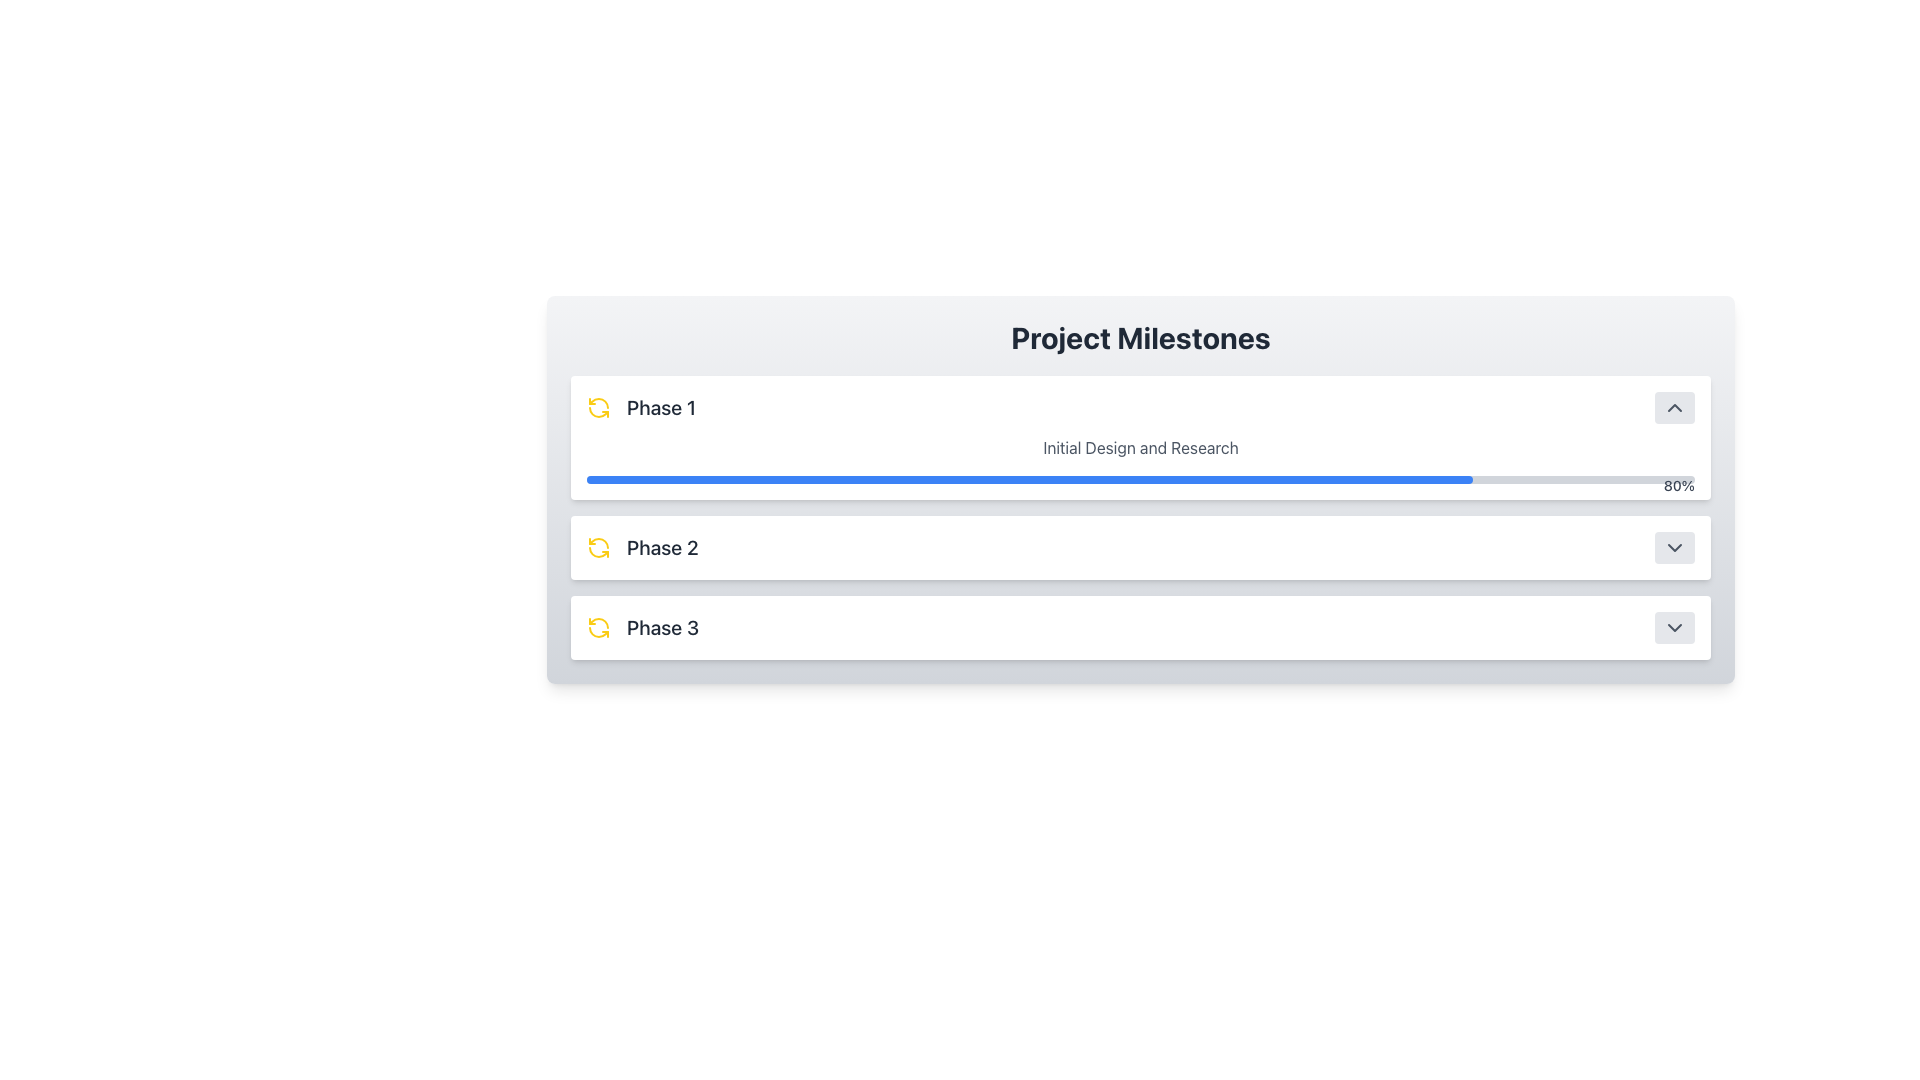 The width and height of the screenshot is (1920, 1080). What do you see at coordinates (662, 547) in the screenshot?
I see `the text label displaying 'Phase 2', which is styled in a bold, larger font and located in the second card-like section of the vertical stack between 'Phase 1' and 'Phase 3'` at bounding box center [662, 547].